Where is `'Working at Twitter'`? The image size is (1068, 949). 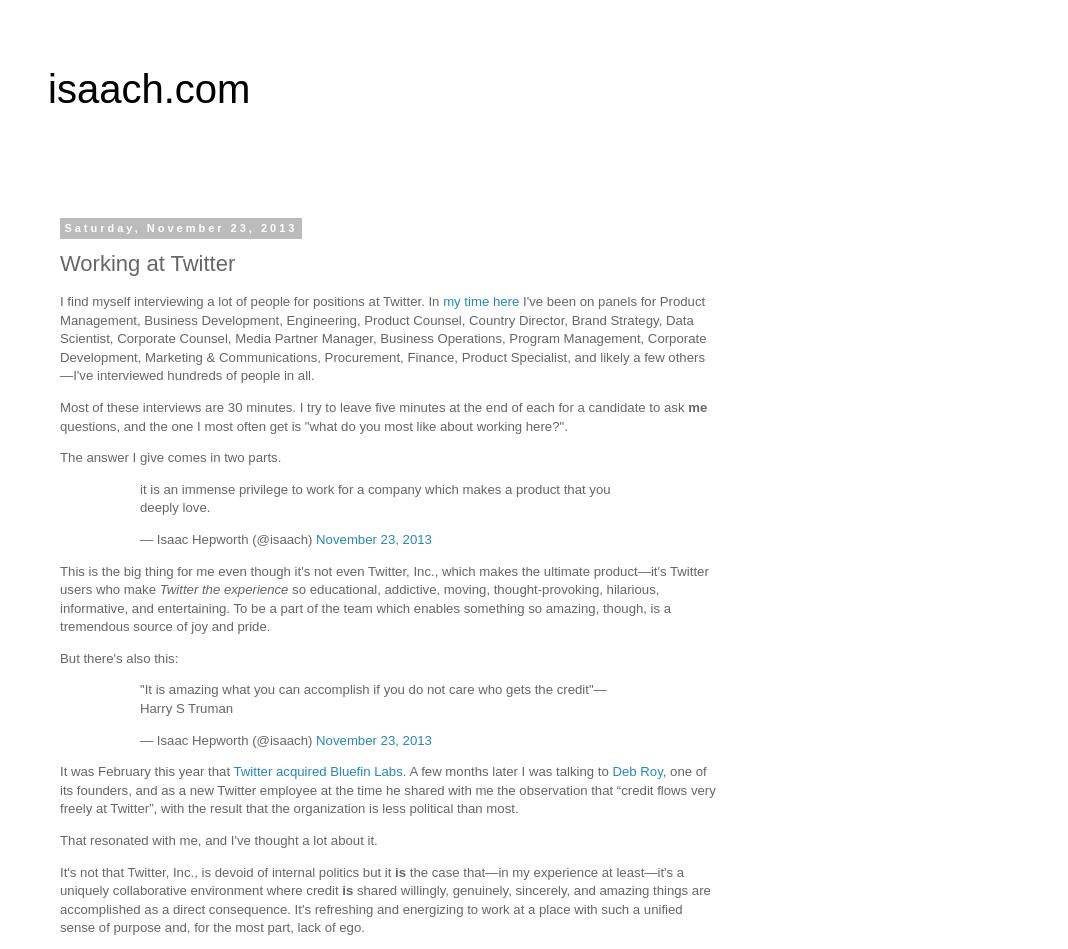 'Working at Twitter' is located at coordinates (59, 262).